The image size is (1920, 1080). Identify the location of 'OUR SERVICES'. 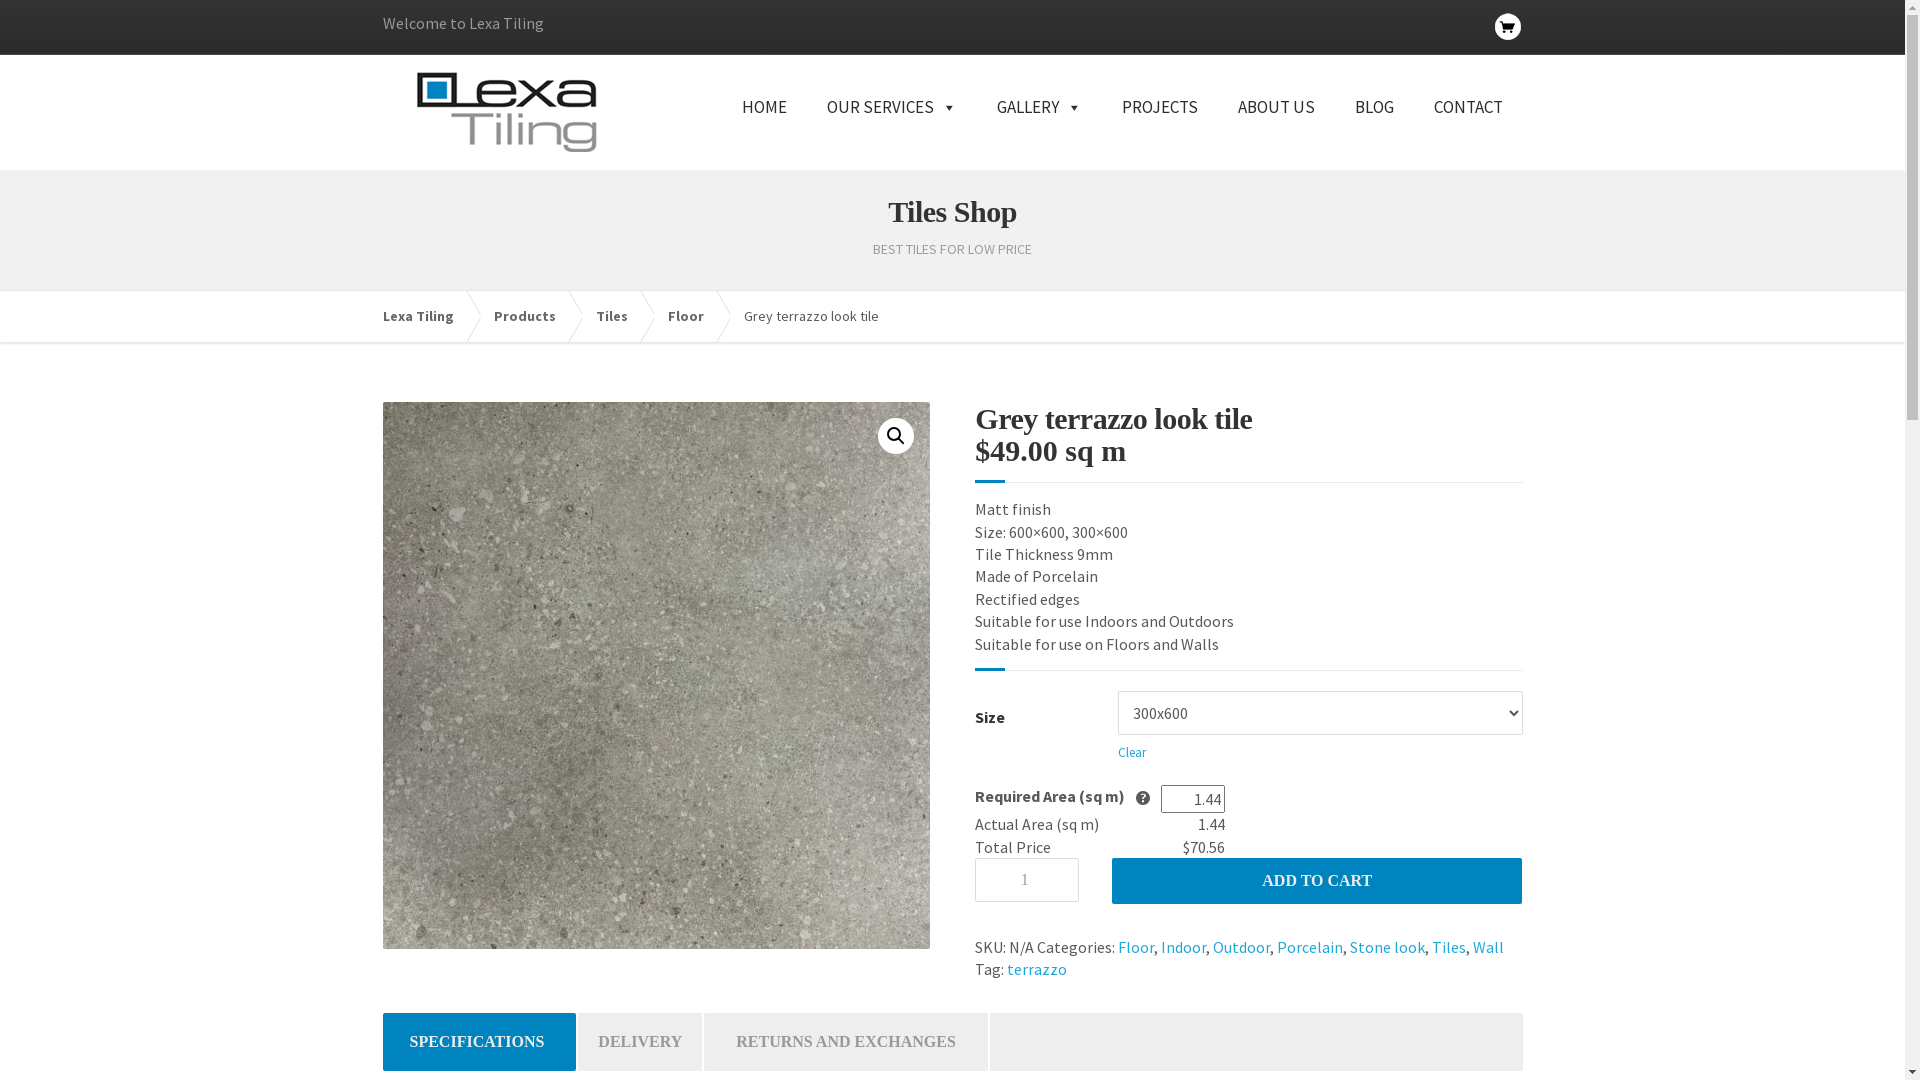
(890, 130).